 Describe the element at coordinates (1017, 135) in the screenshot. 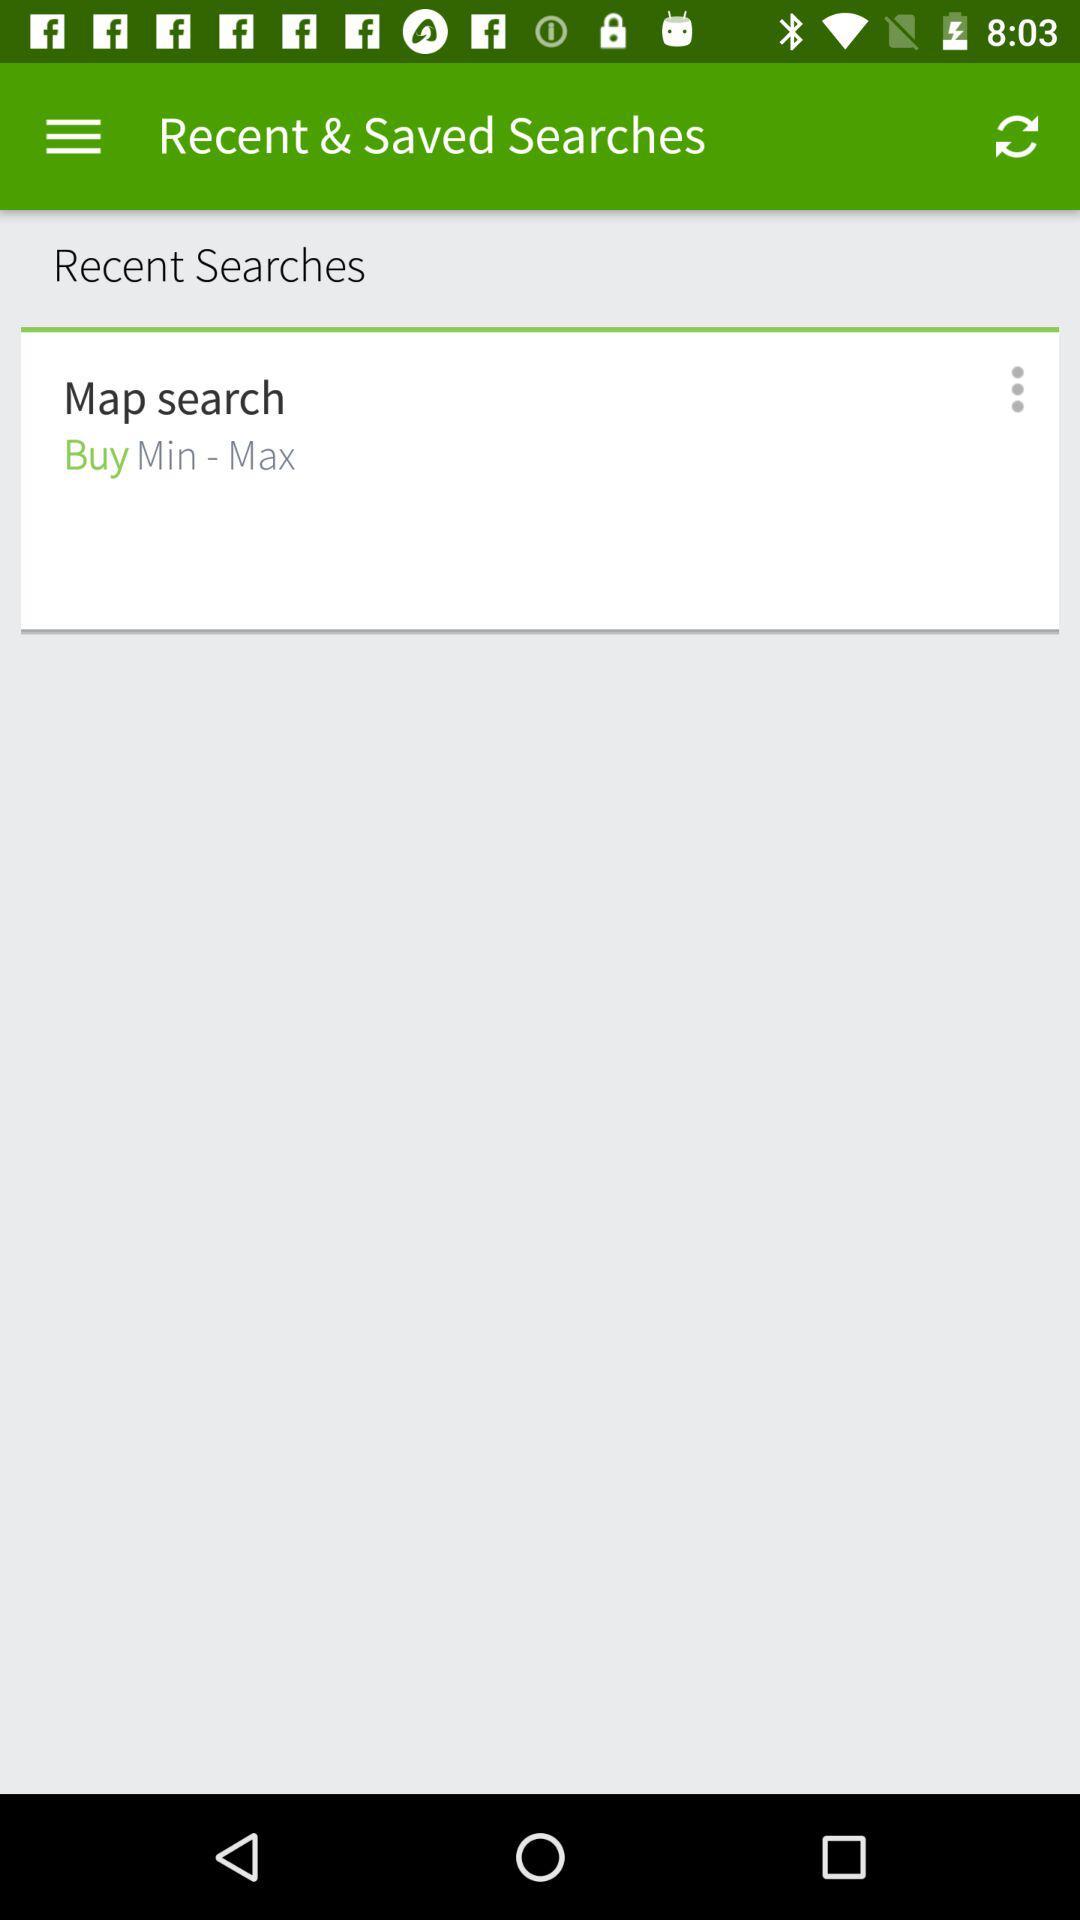

I see `the item next to the recent & saved searches` at that location.